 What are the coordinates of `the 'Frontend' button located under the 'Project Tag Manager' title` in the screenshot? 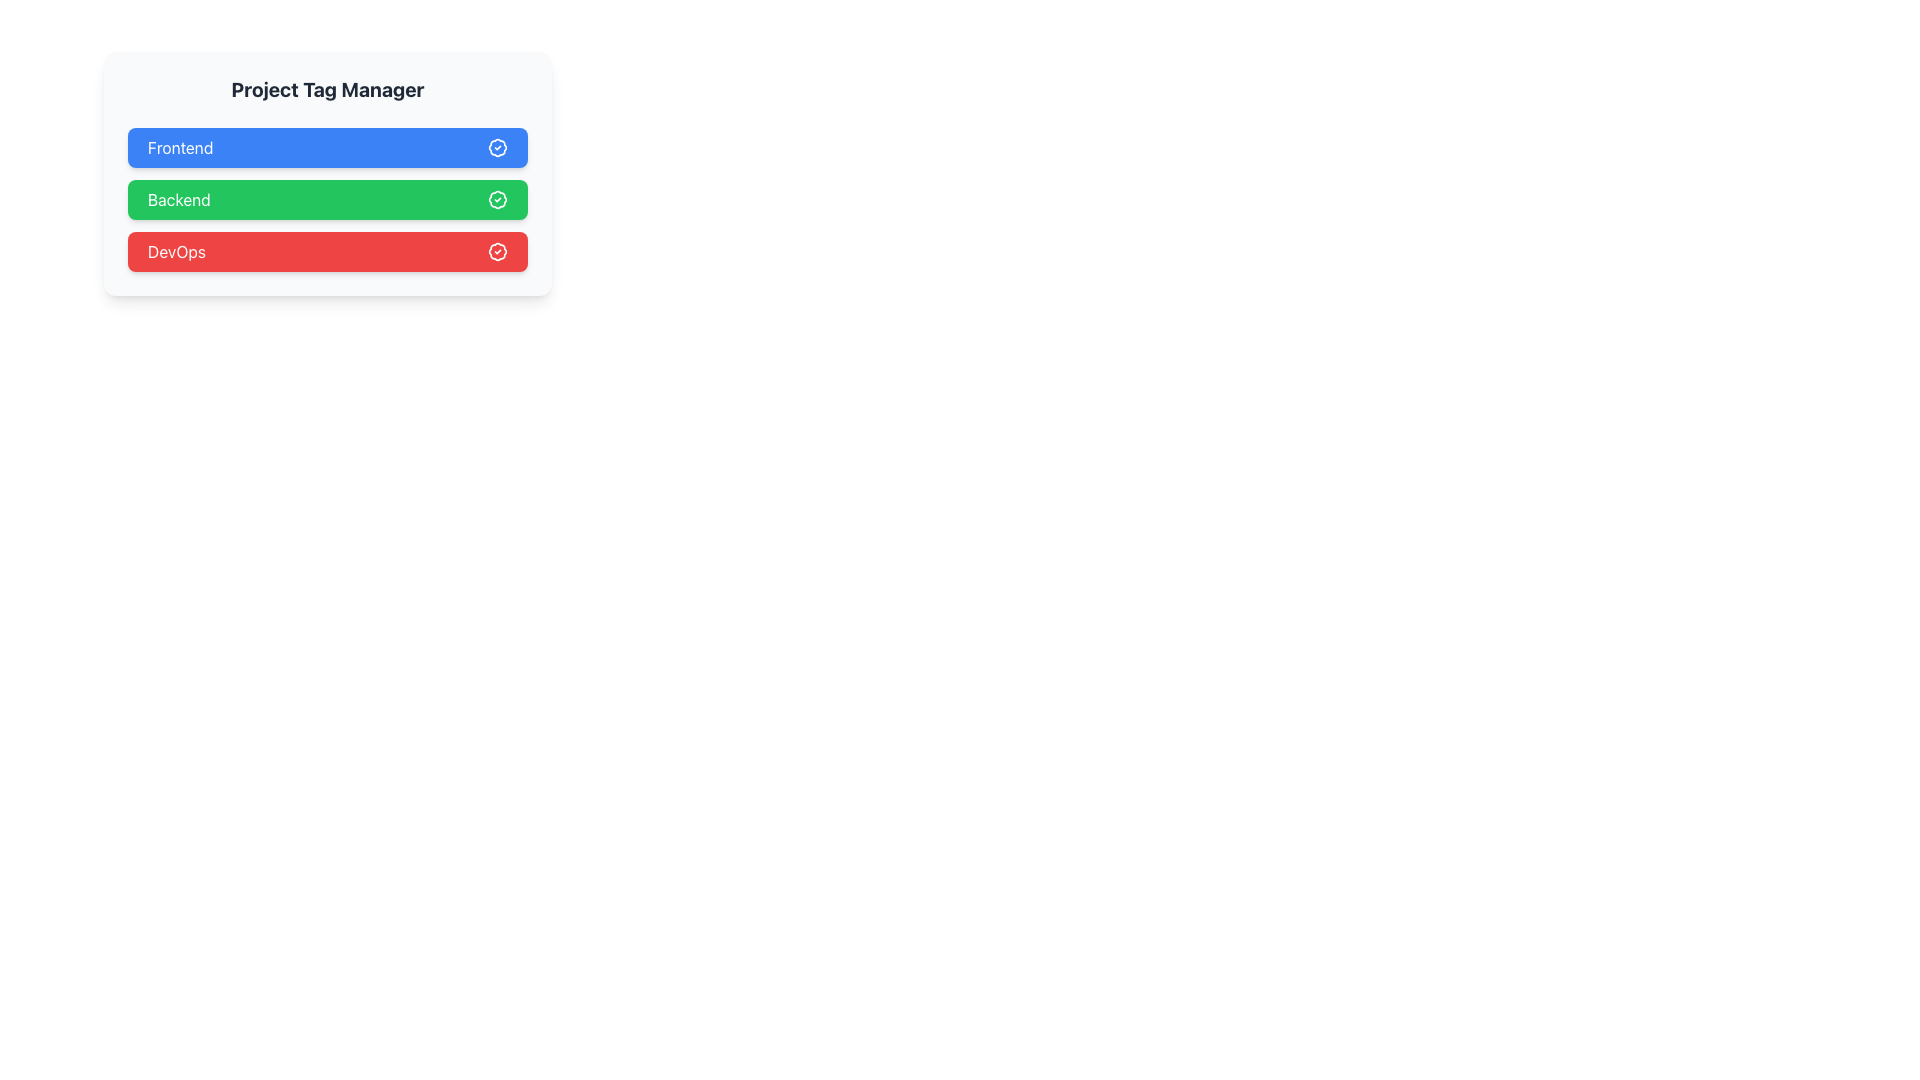 It's located at (327, 146).